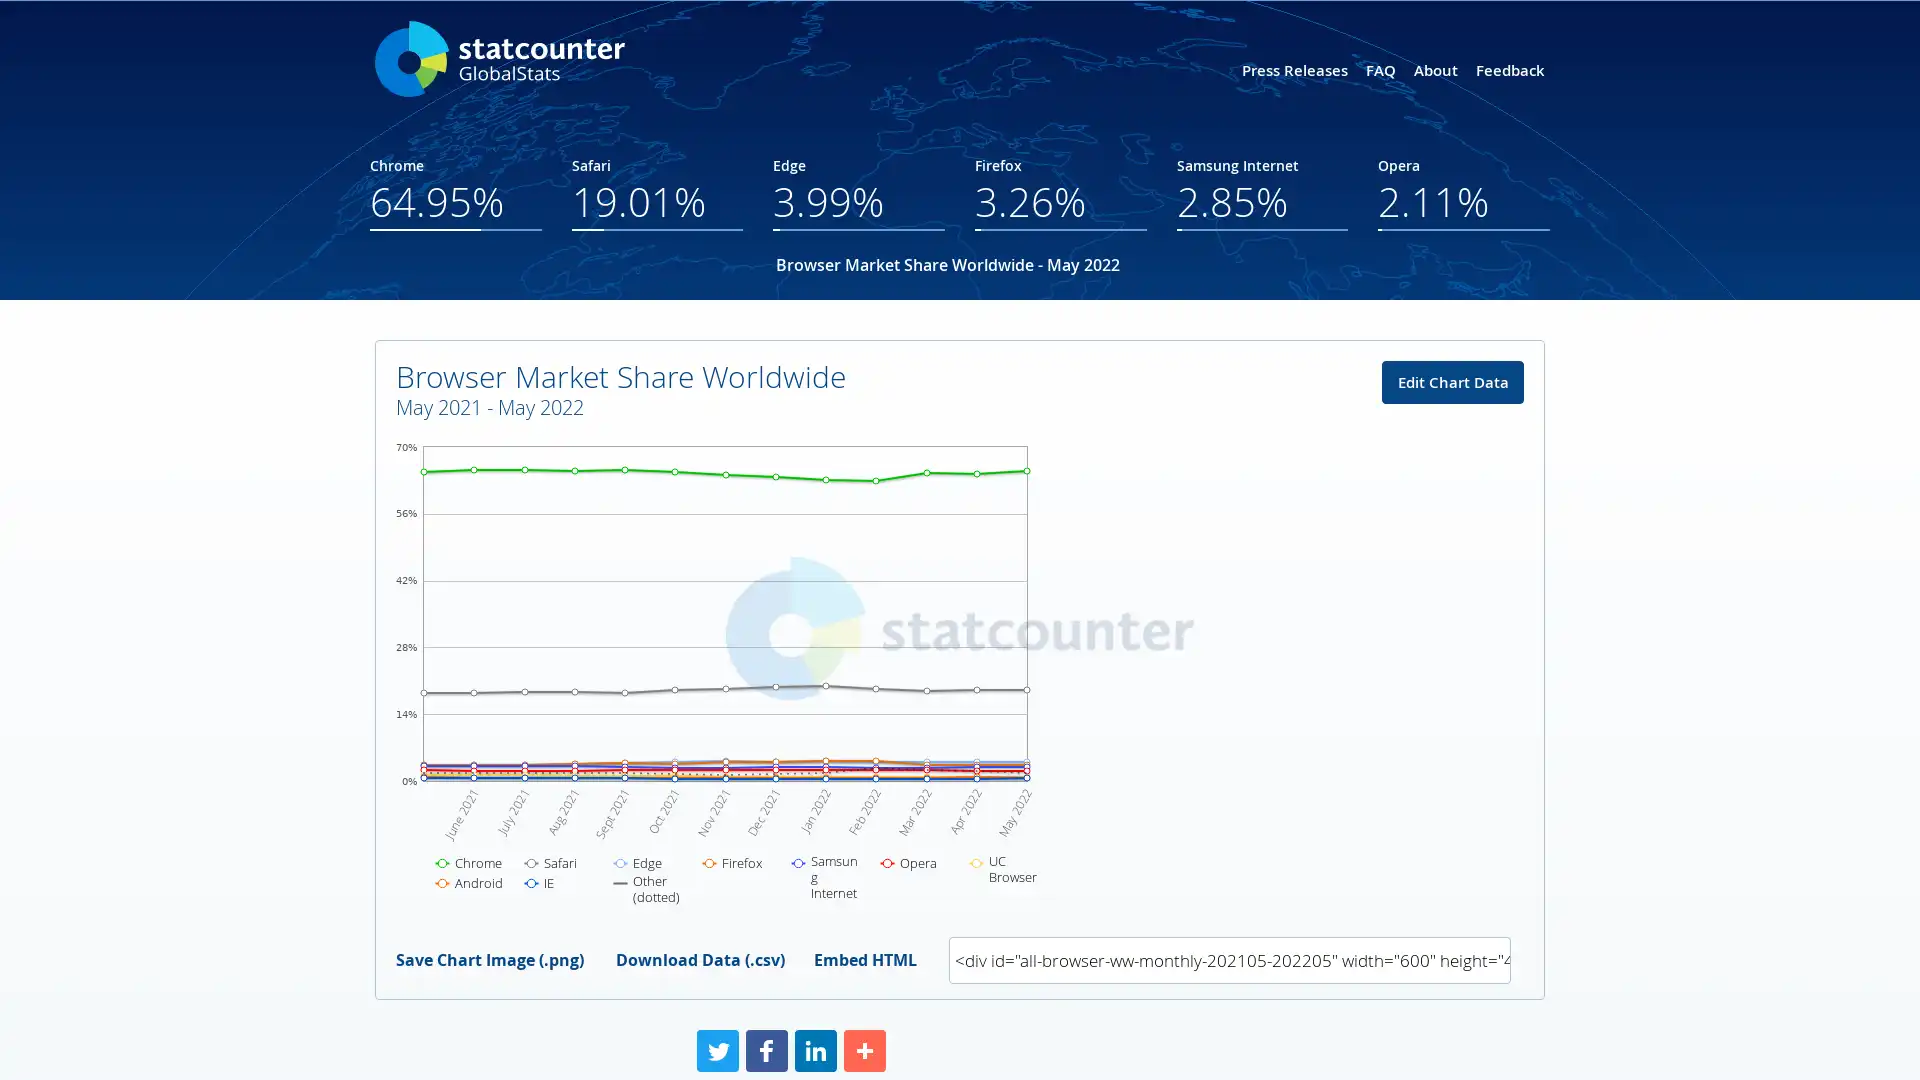  Describe the element at coordinates (857, 1049) in the screenshot. I see `Share to Facebook Facebook` at that location.